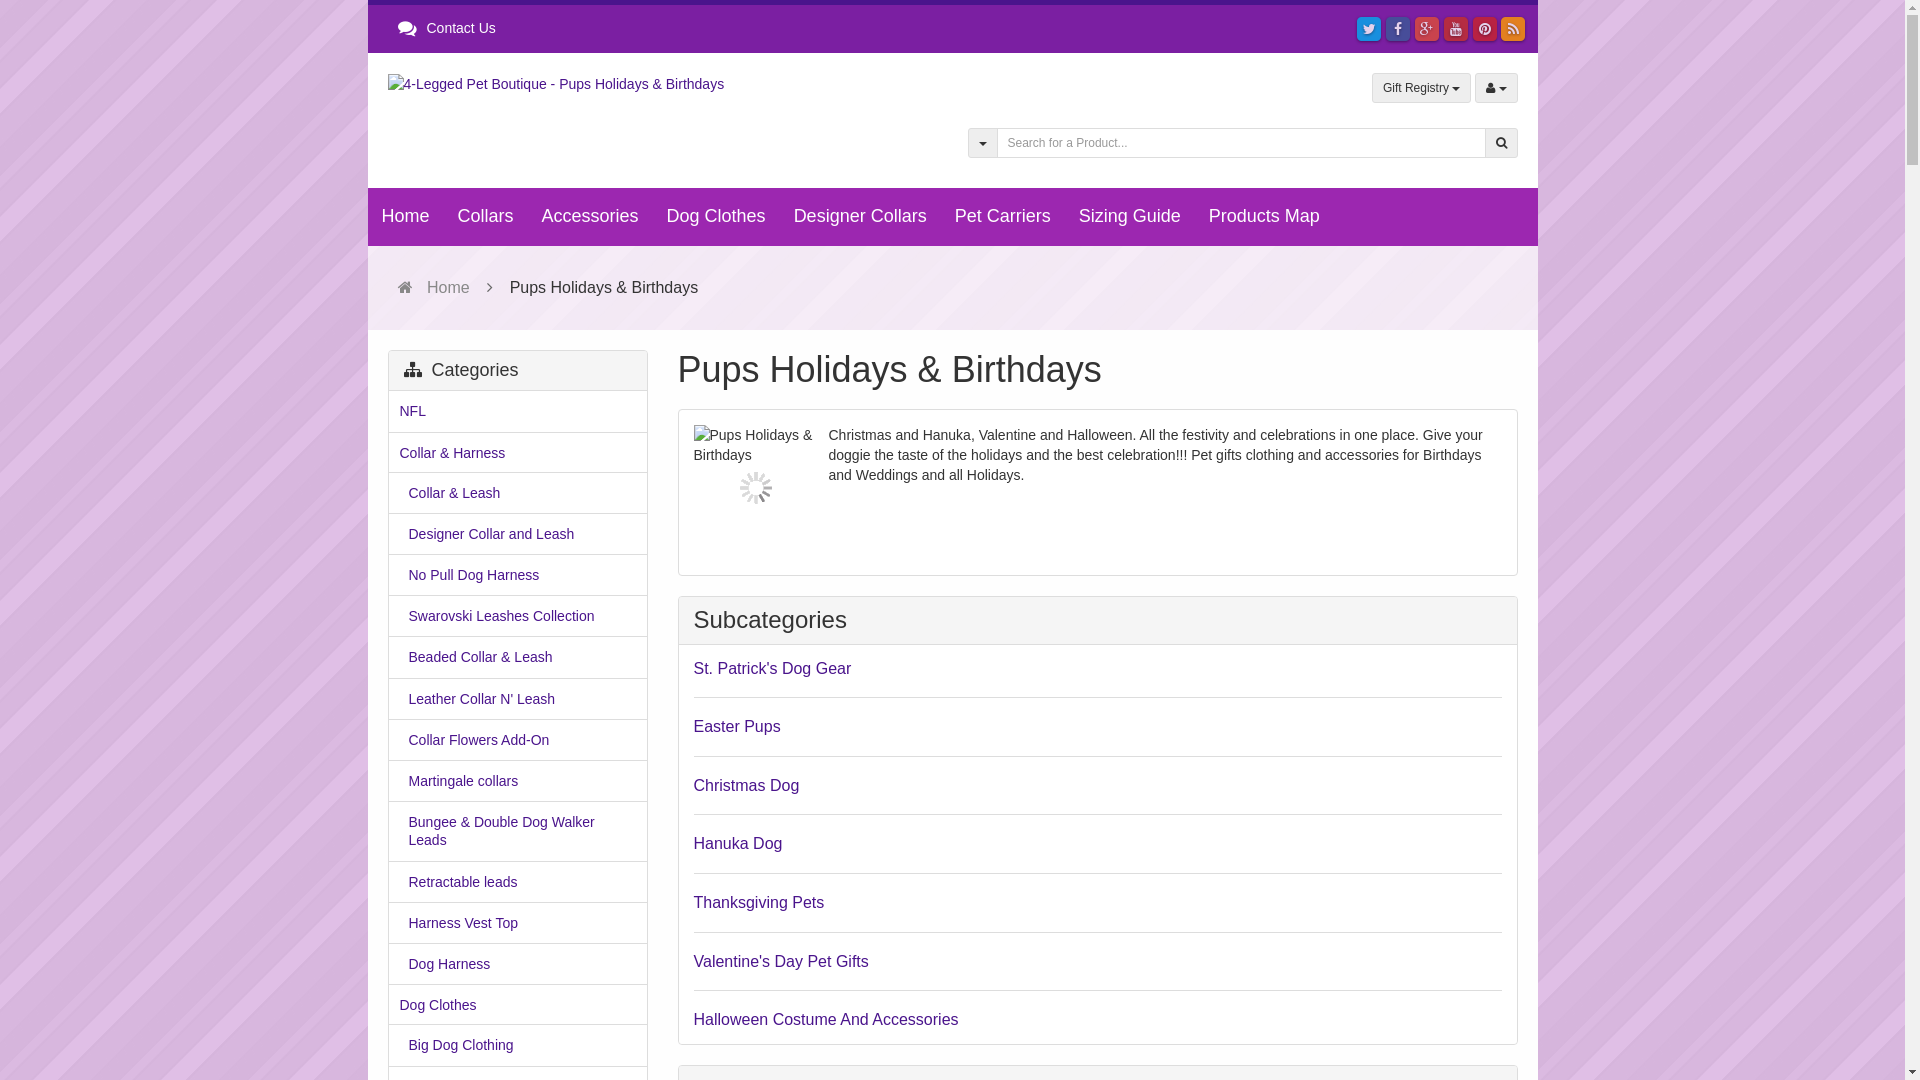  What do you see at coordinates (517, 492) in the screenshot?
I see `'Collar & Leash'` at bounding box center [517, 492].